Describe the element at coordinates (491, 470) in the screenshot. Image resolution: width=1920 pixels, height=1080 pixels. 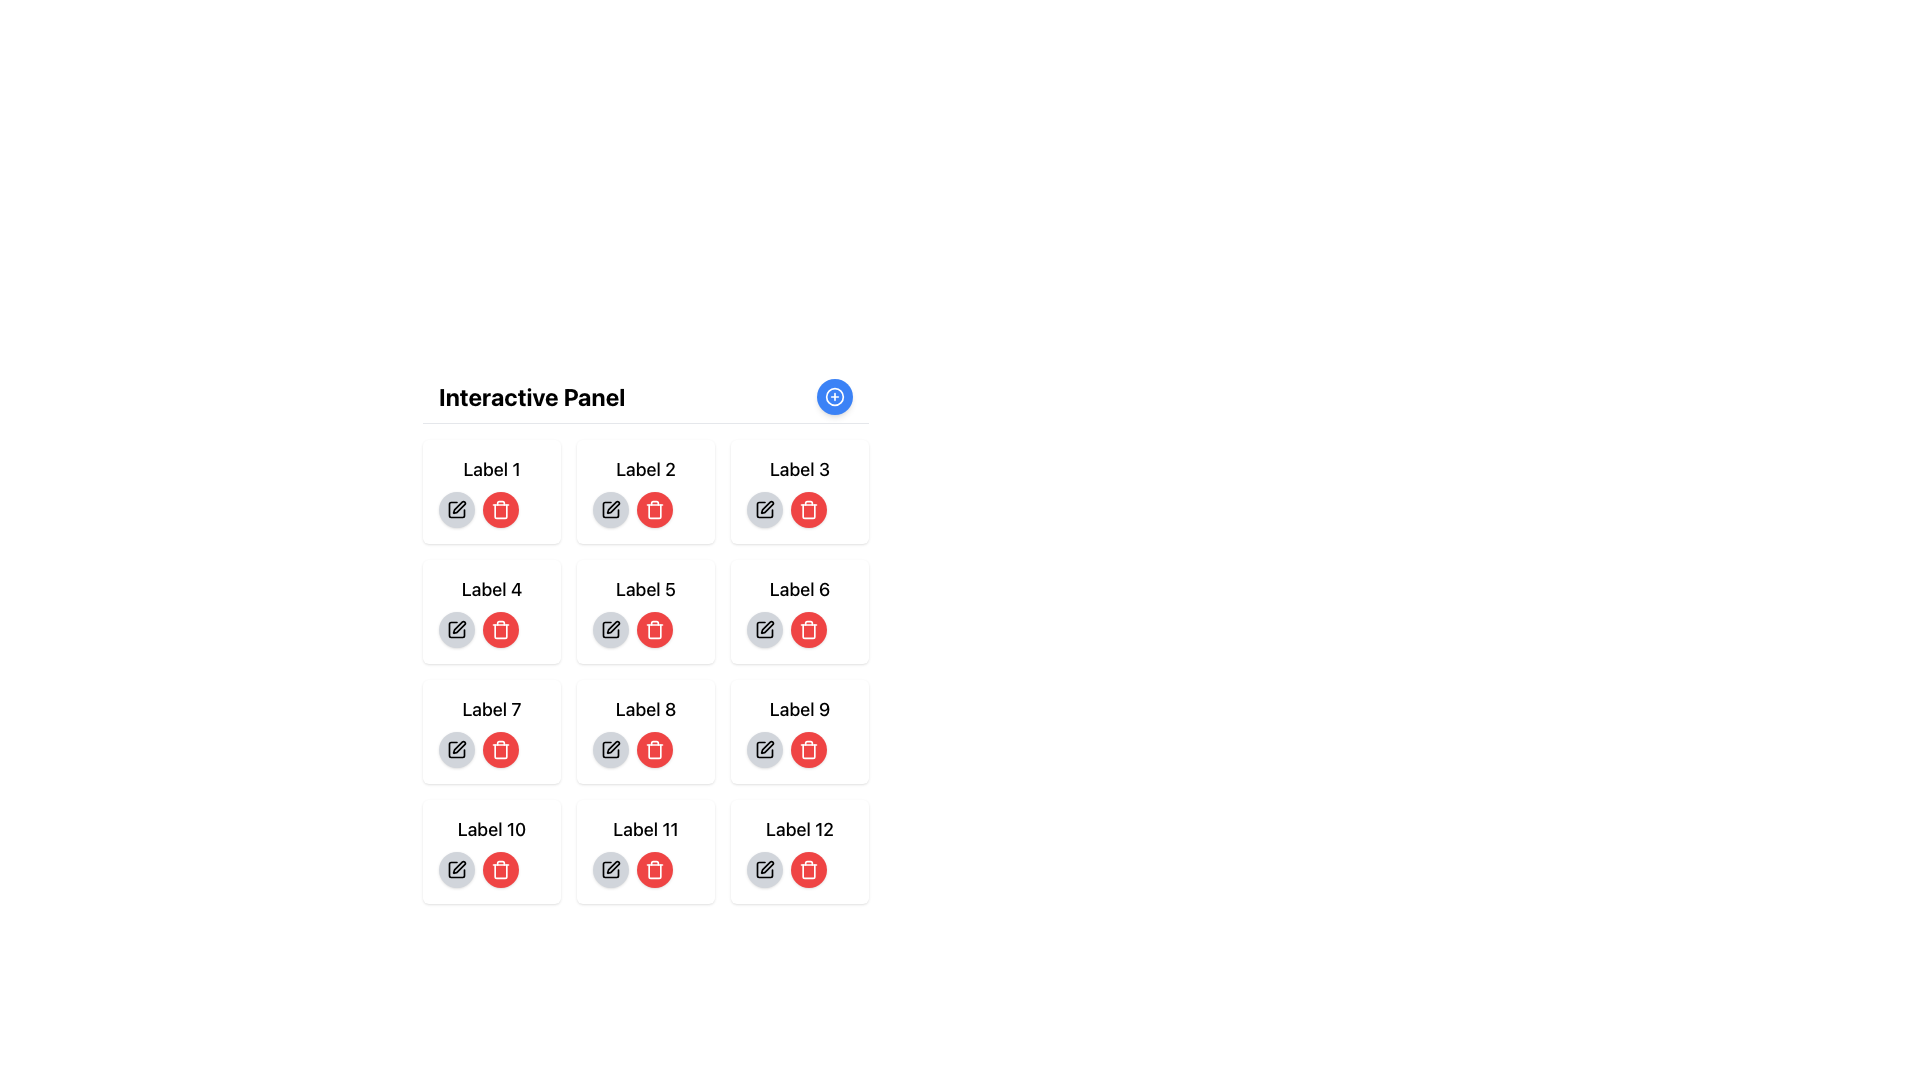
I see `the text label displaying 'Label 1'` at that location.